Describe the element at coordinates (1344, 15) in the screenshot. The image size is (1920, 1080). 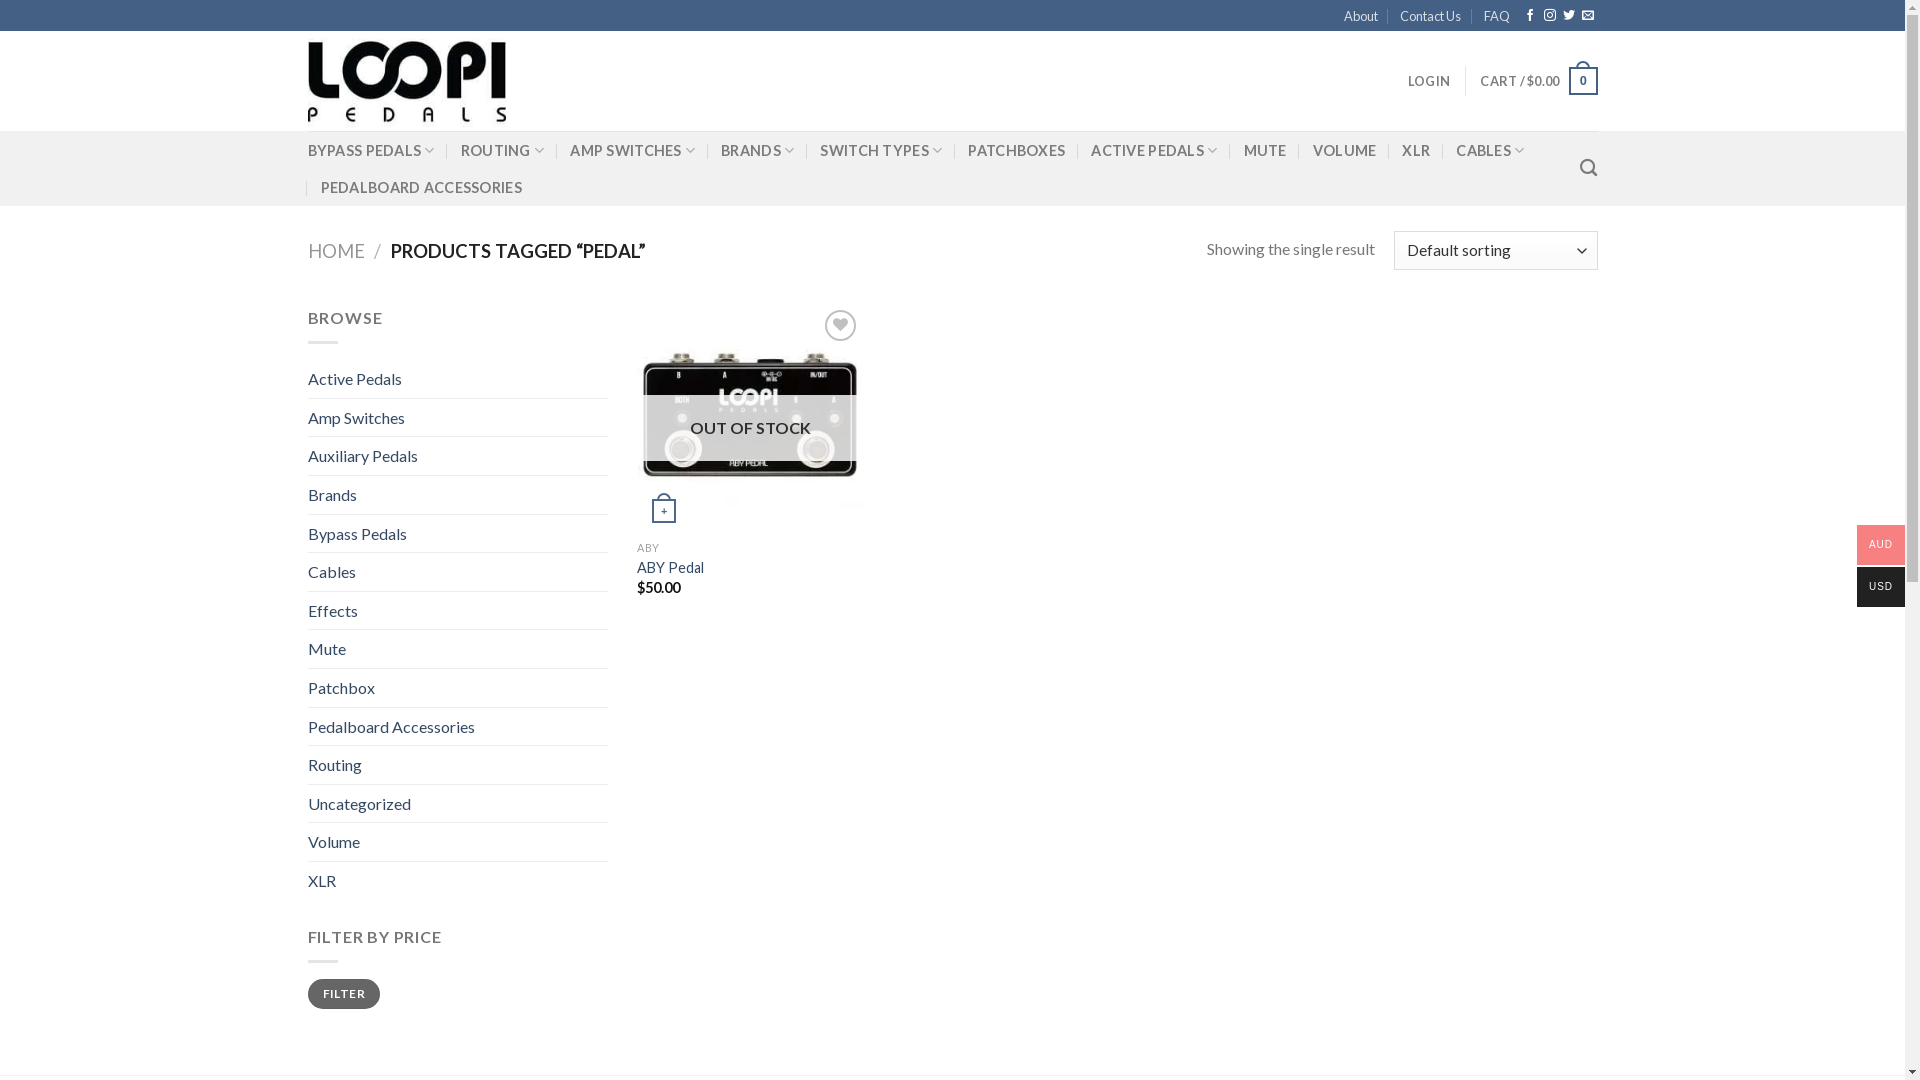
I see `'About'` at that location.